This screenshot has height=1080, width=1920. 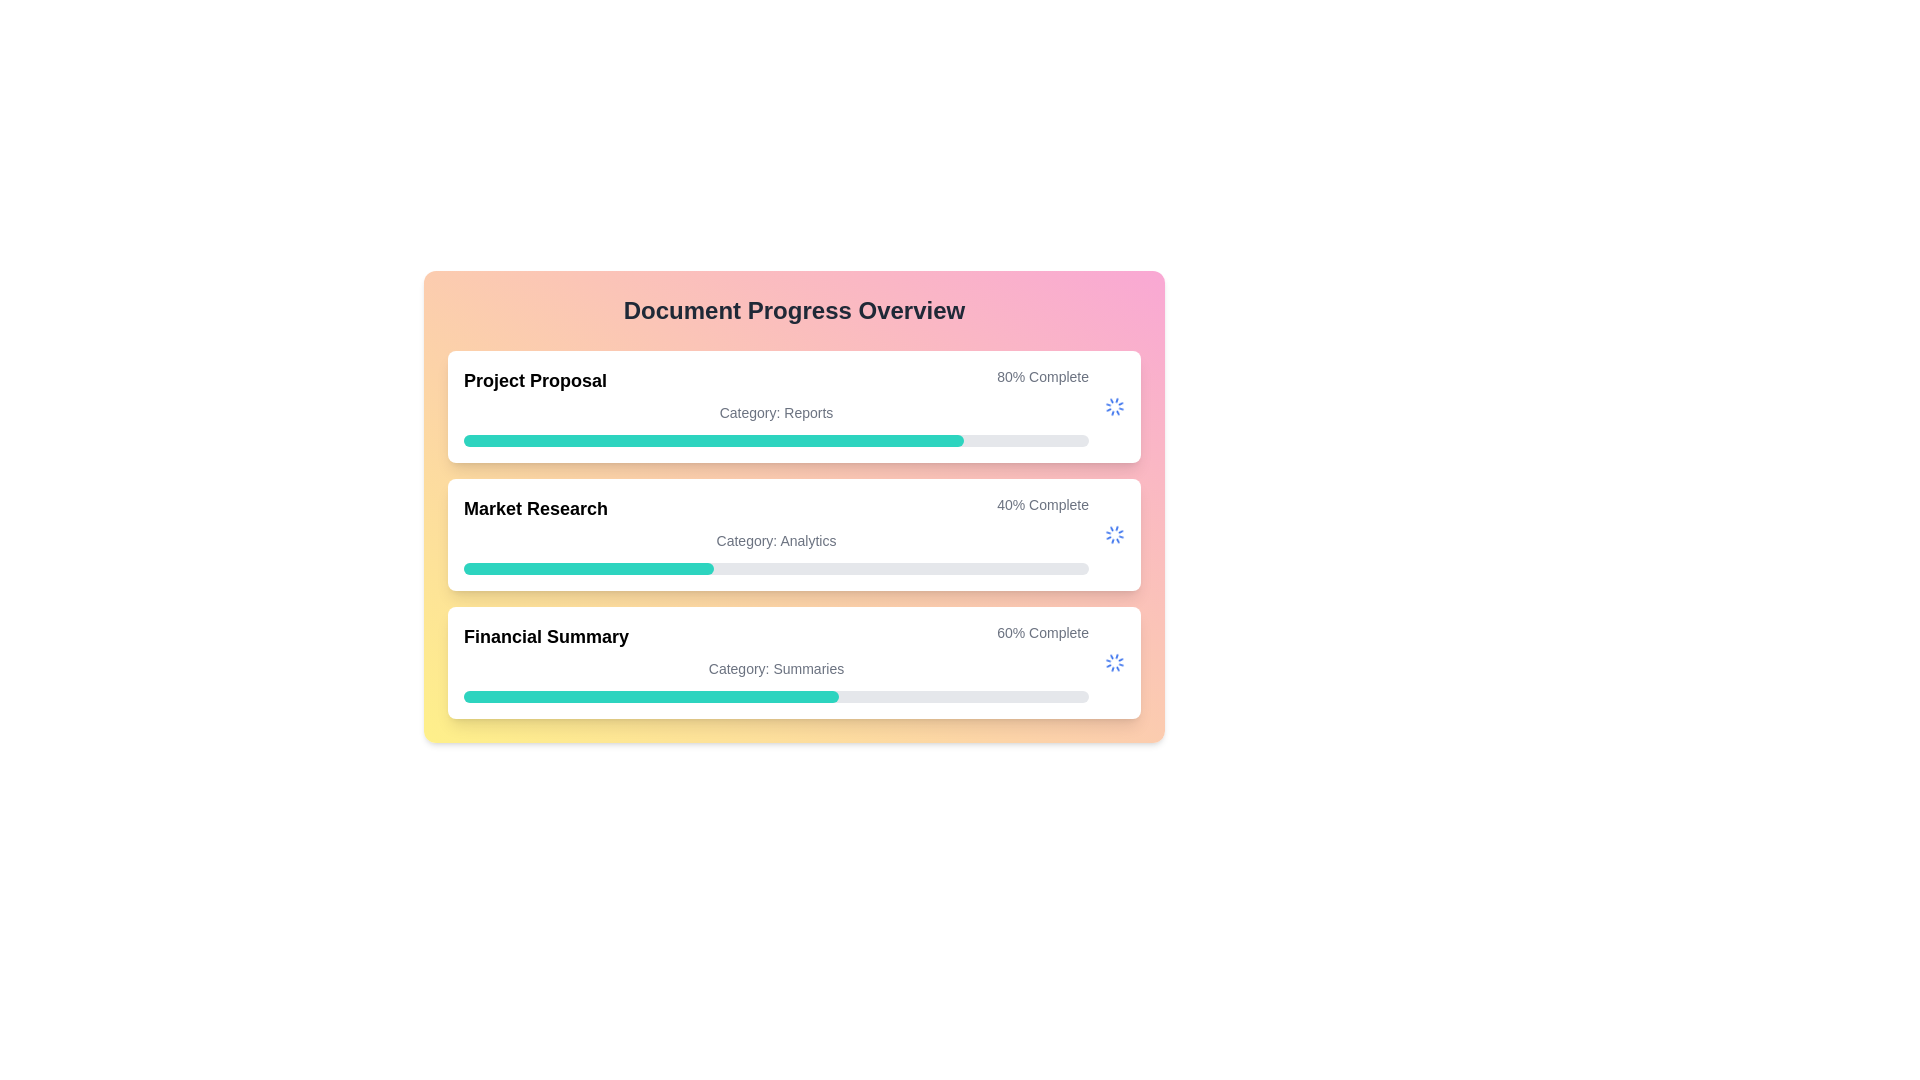 I want to click on text label 'Financial Summary' which serves as the title for the associated section, so click(x=546, y=636).